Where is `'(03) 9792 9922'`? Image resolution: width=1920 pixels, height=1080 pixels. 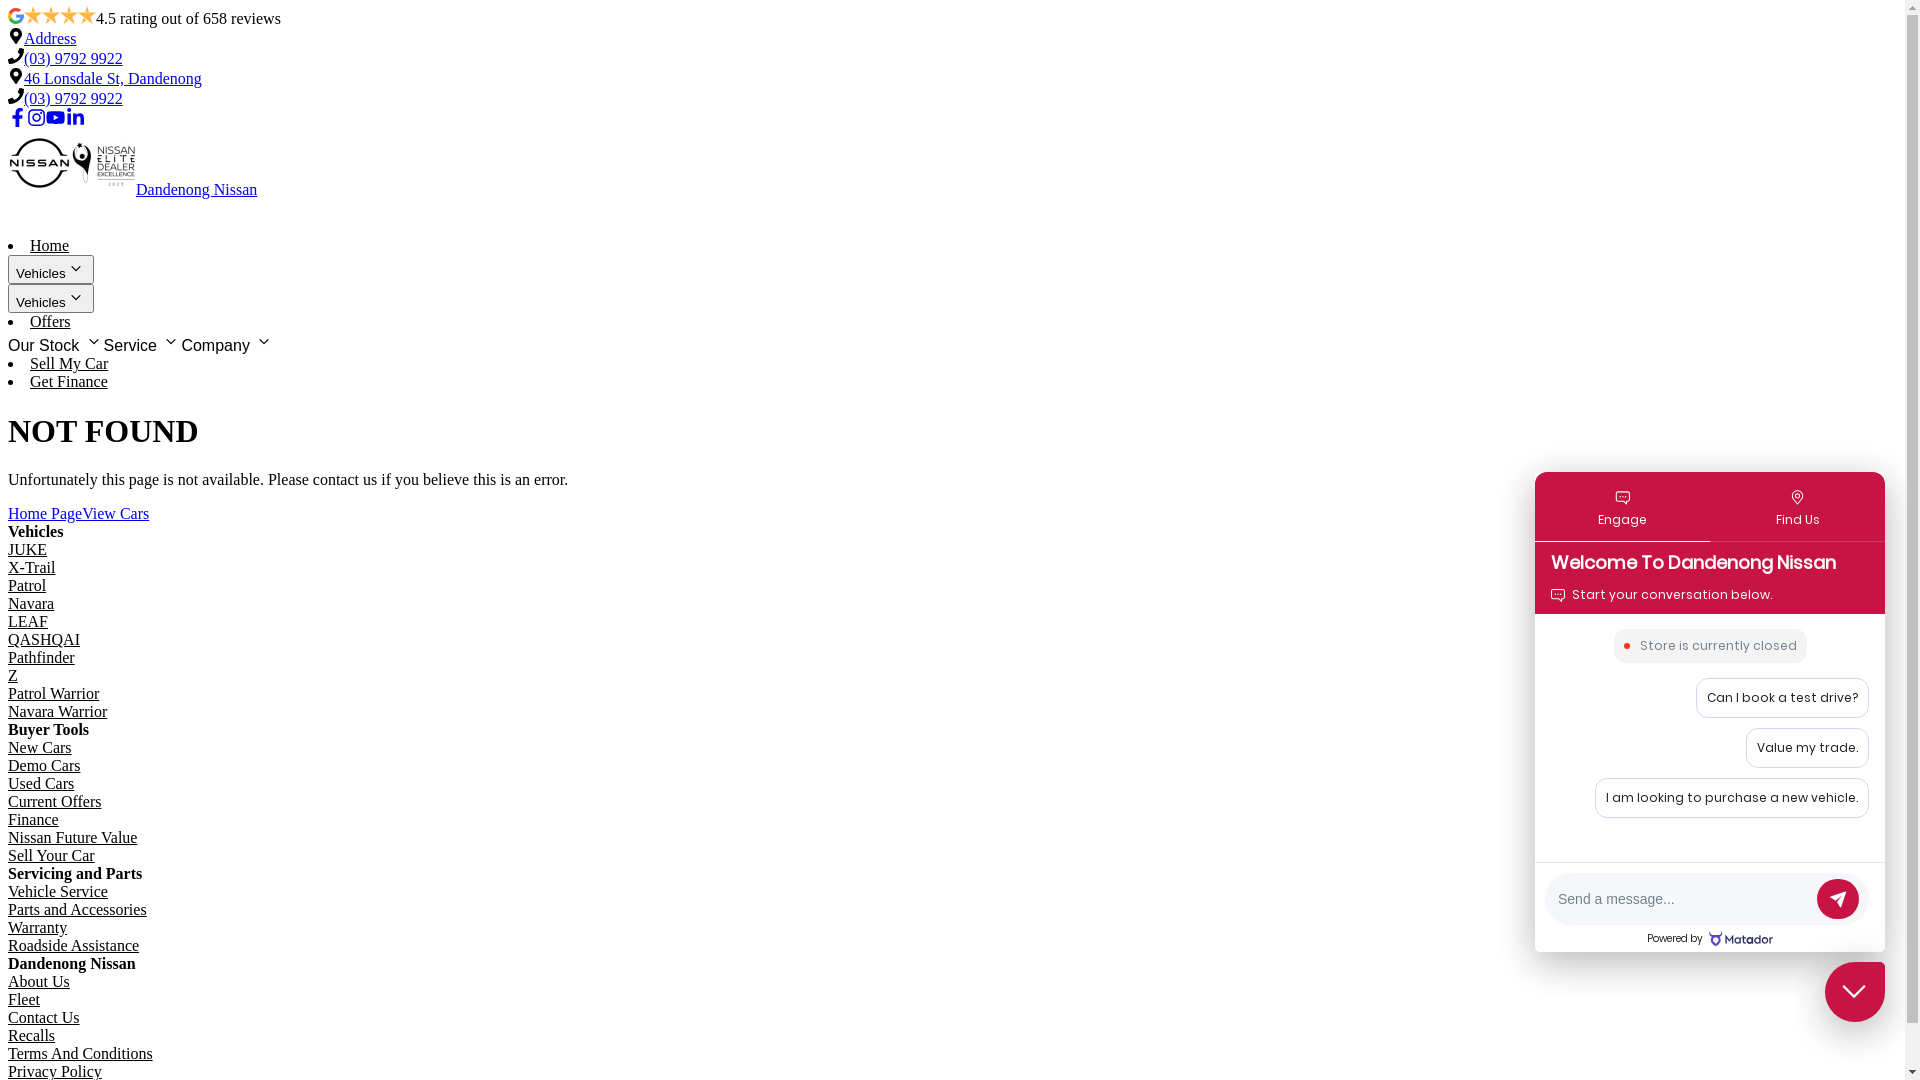 '(03) 9792 9922' is located at coordinates (24, 98).